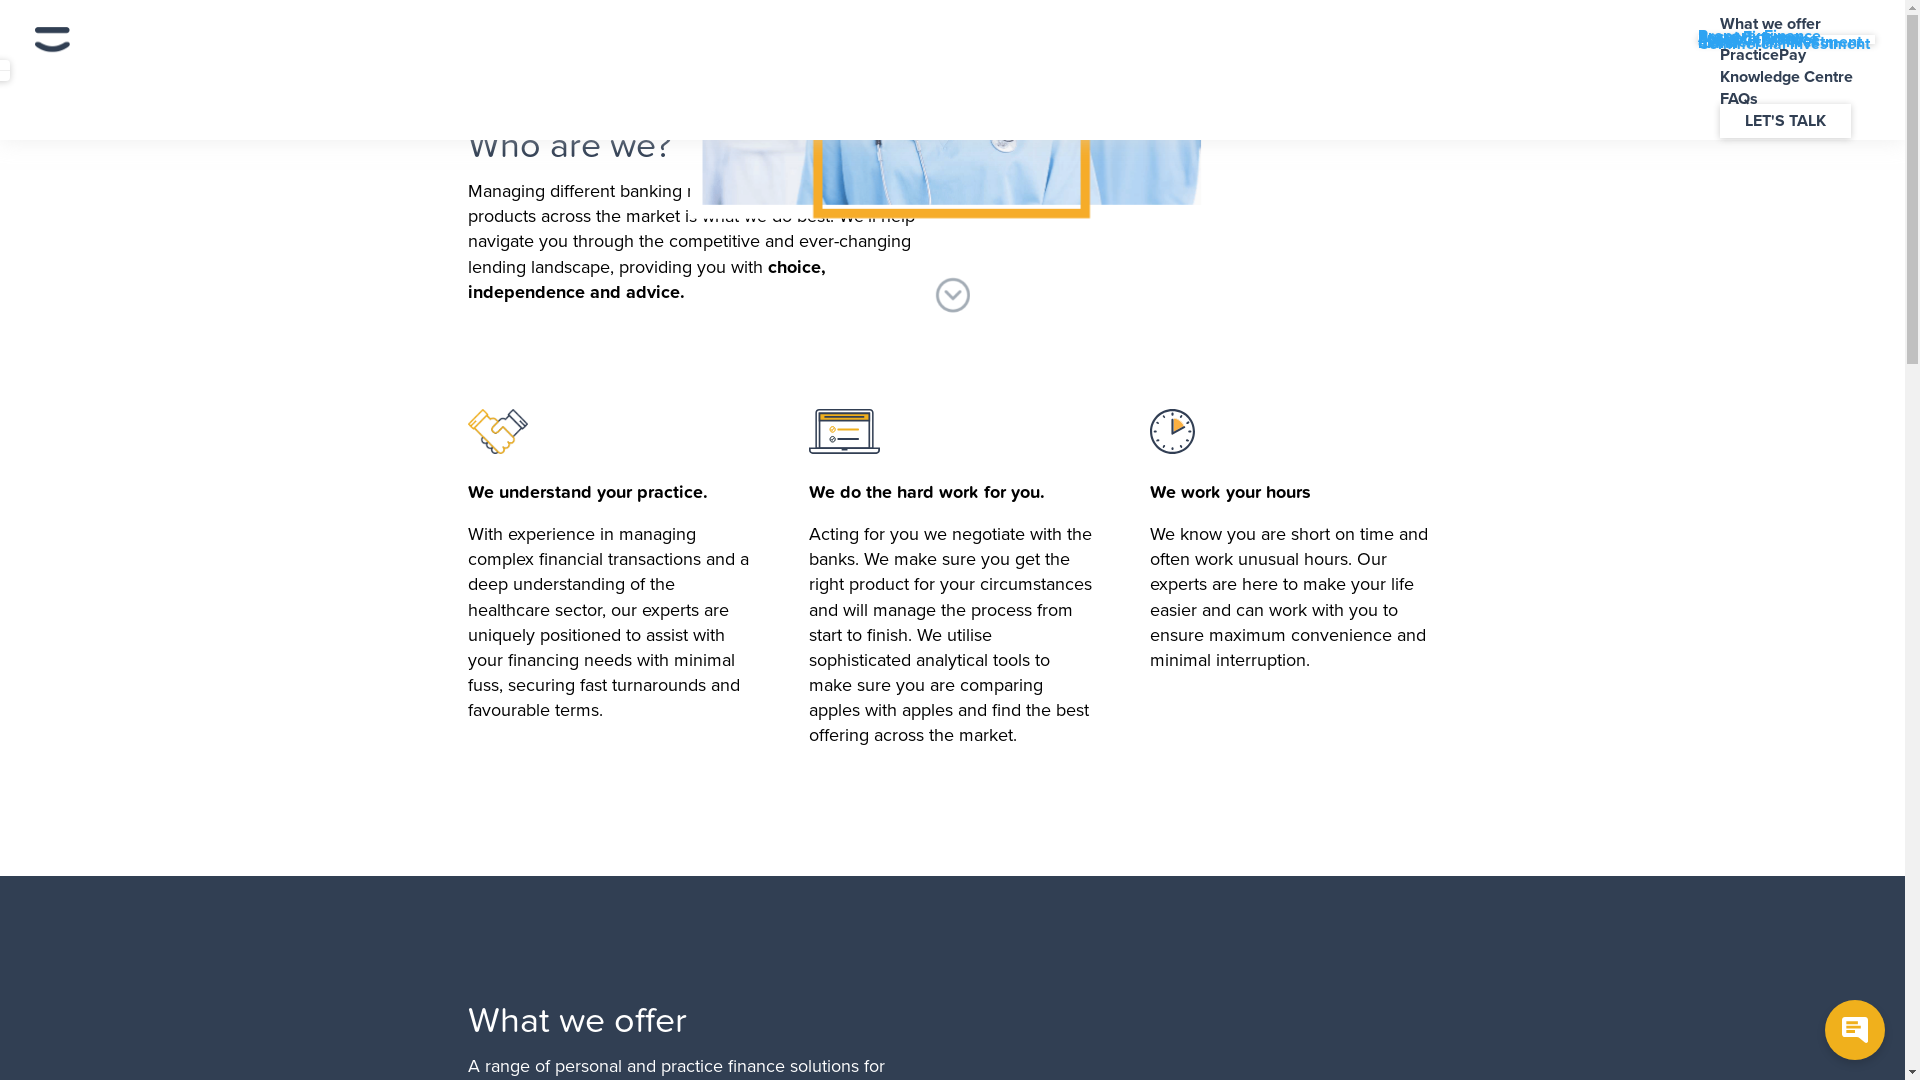 This screenshot has width=1920, height=1080. What do you see at coordinates (1747, 37) in the screenshot?
I see `'Asset Finance'` at bounding box center [1747, 37].